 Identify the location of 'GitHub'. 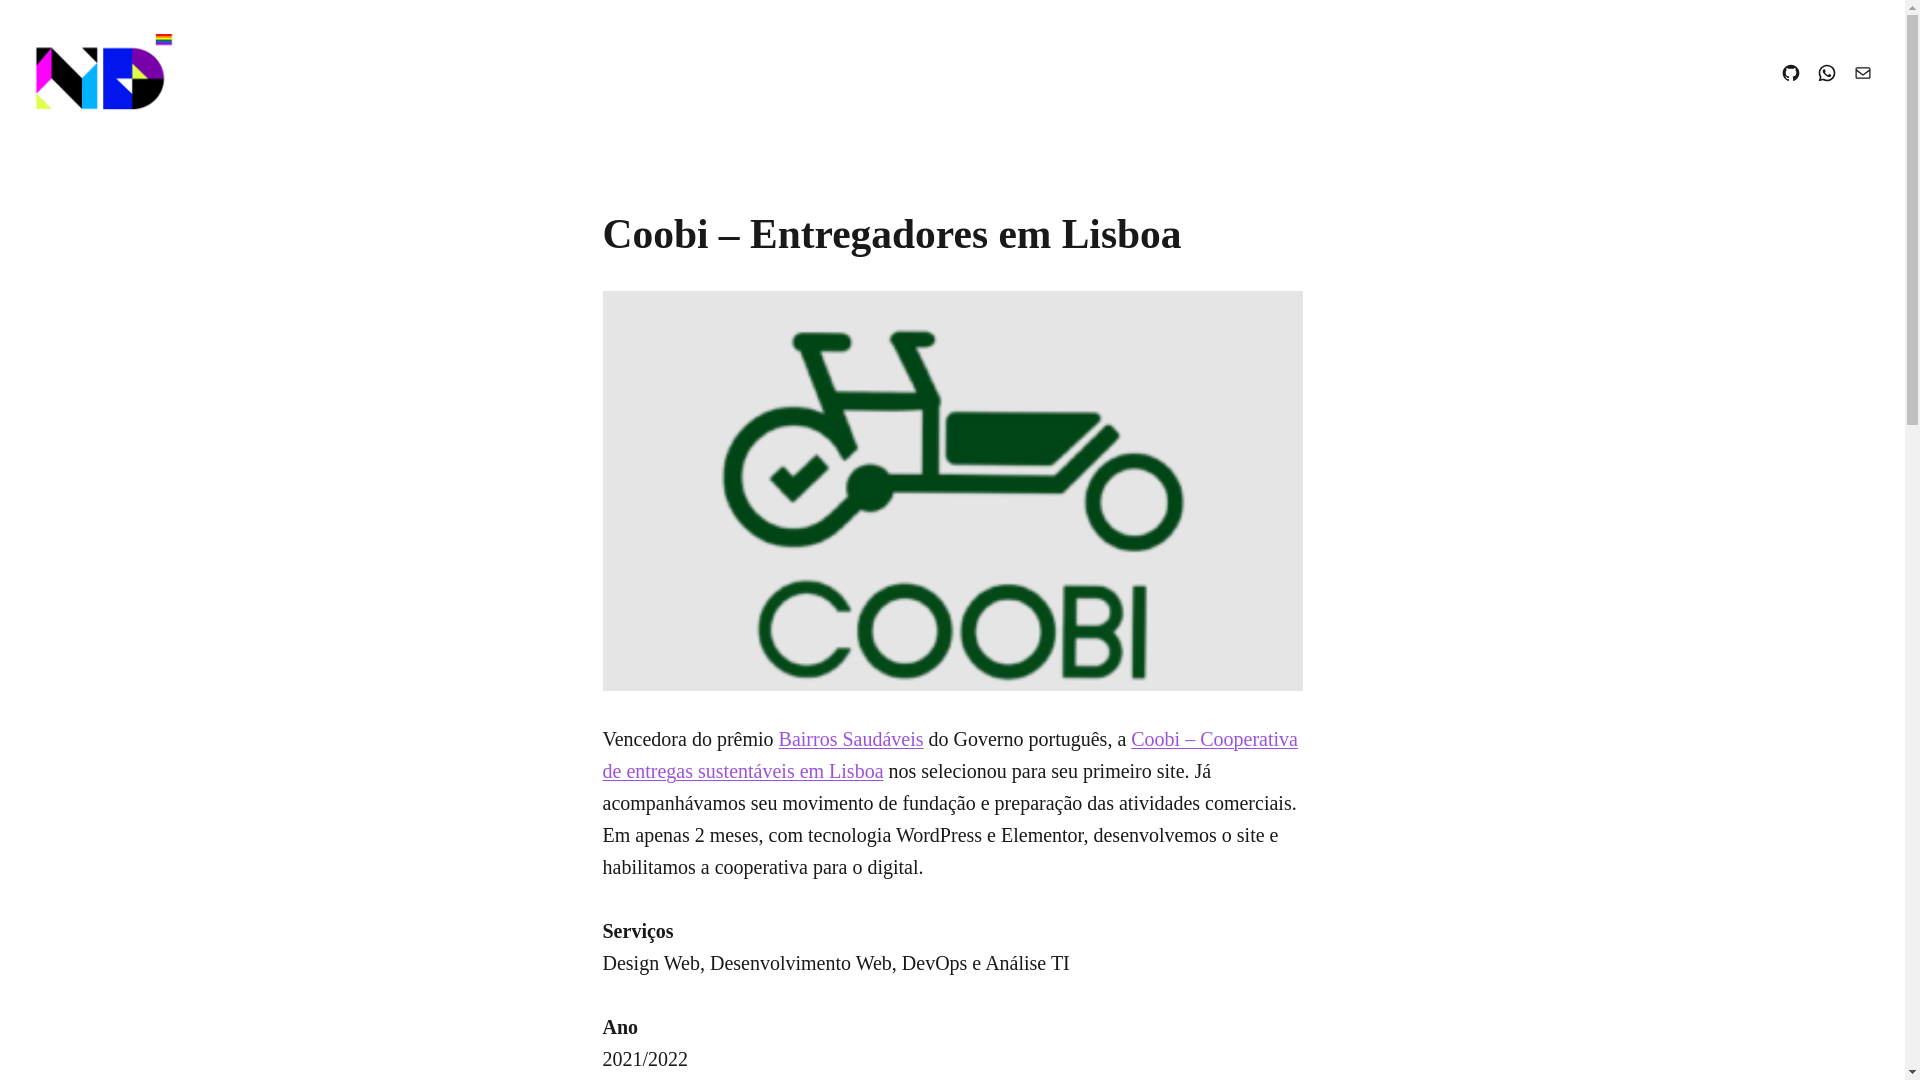
(1790, 72).